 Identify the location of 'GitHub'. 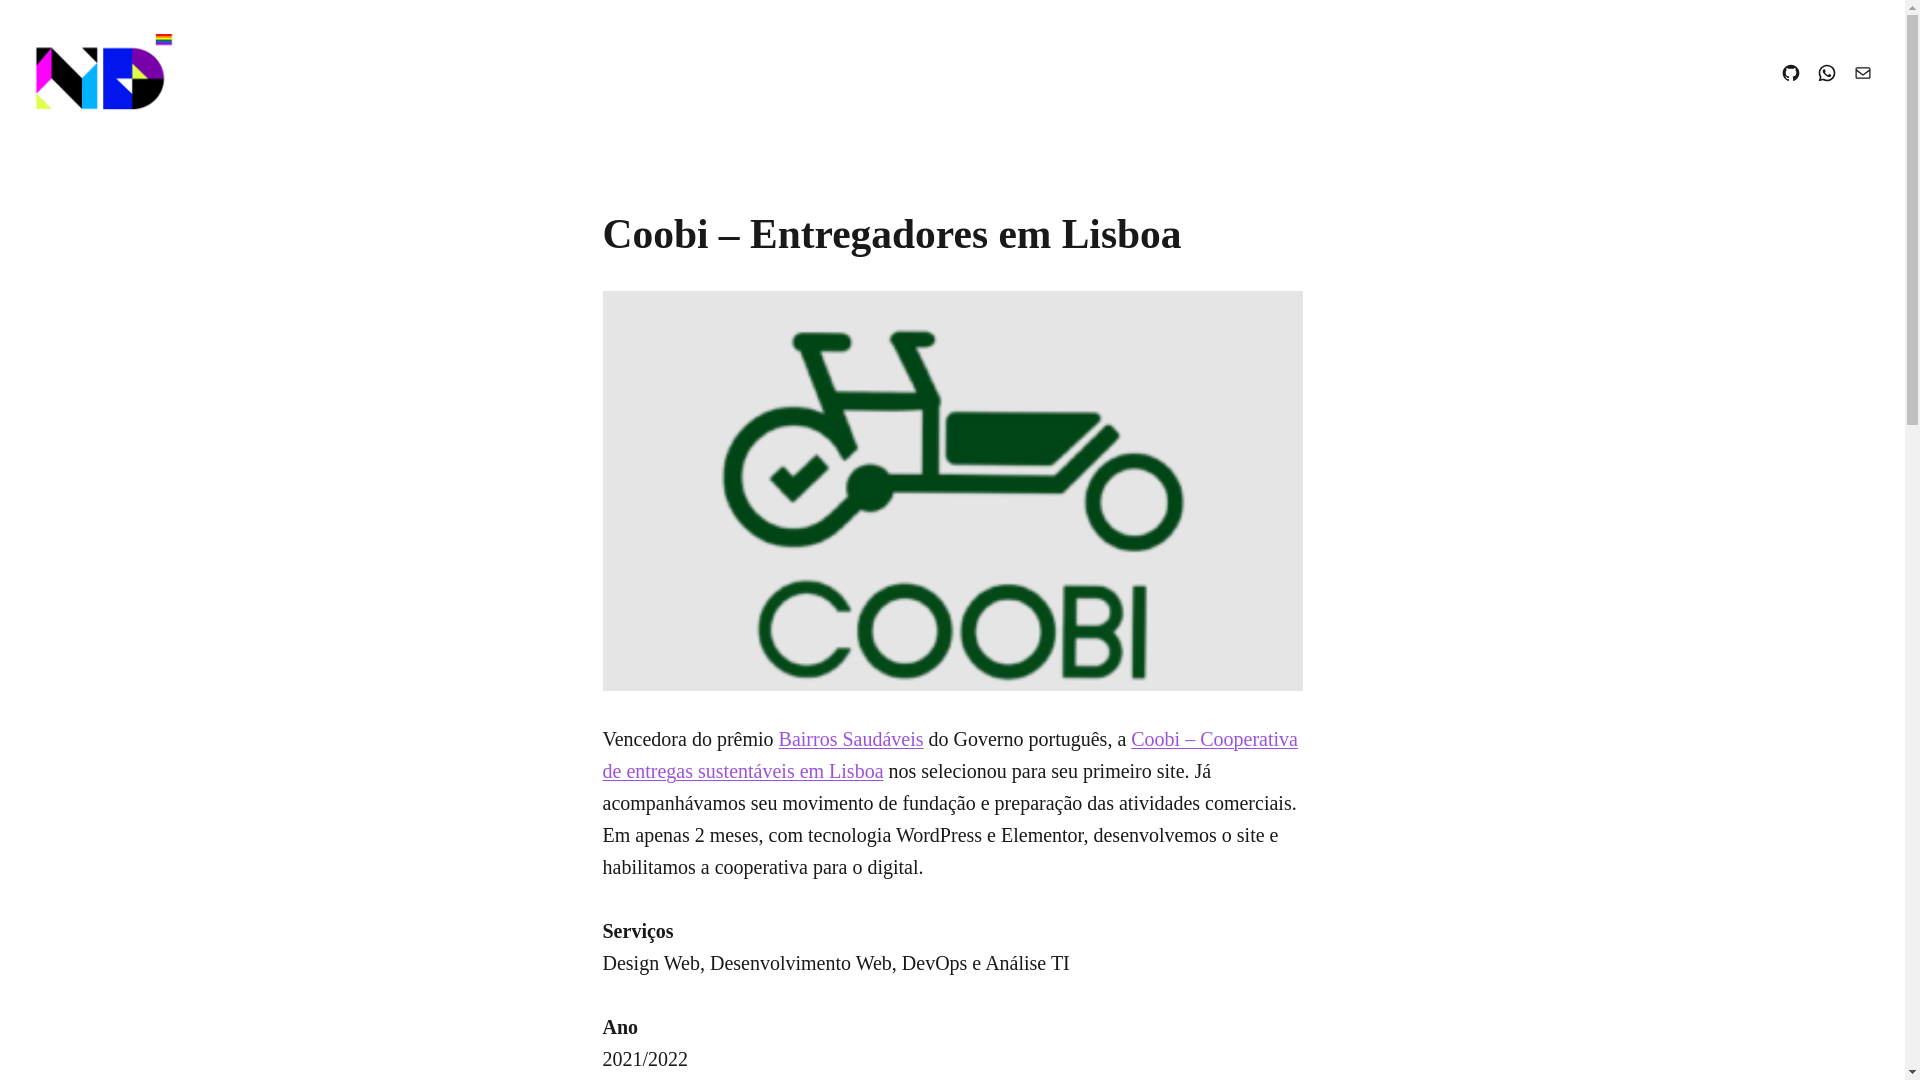
(1790, 72).